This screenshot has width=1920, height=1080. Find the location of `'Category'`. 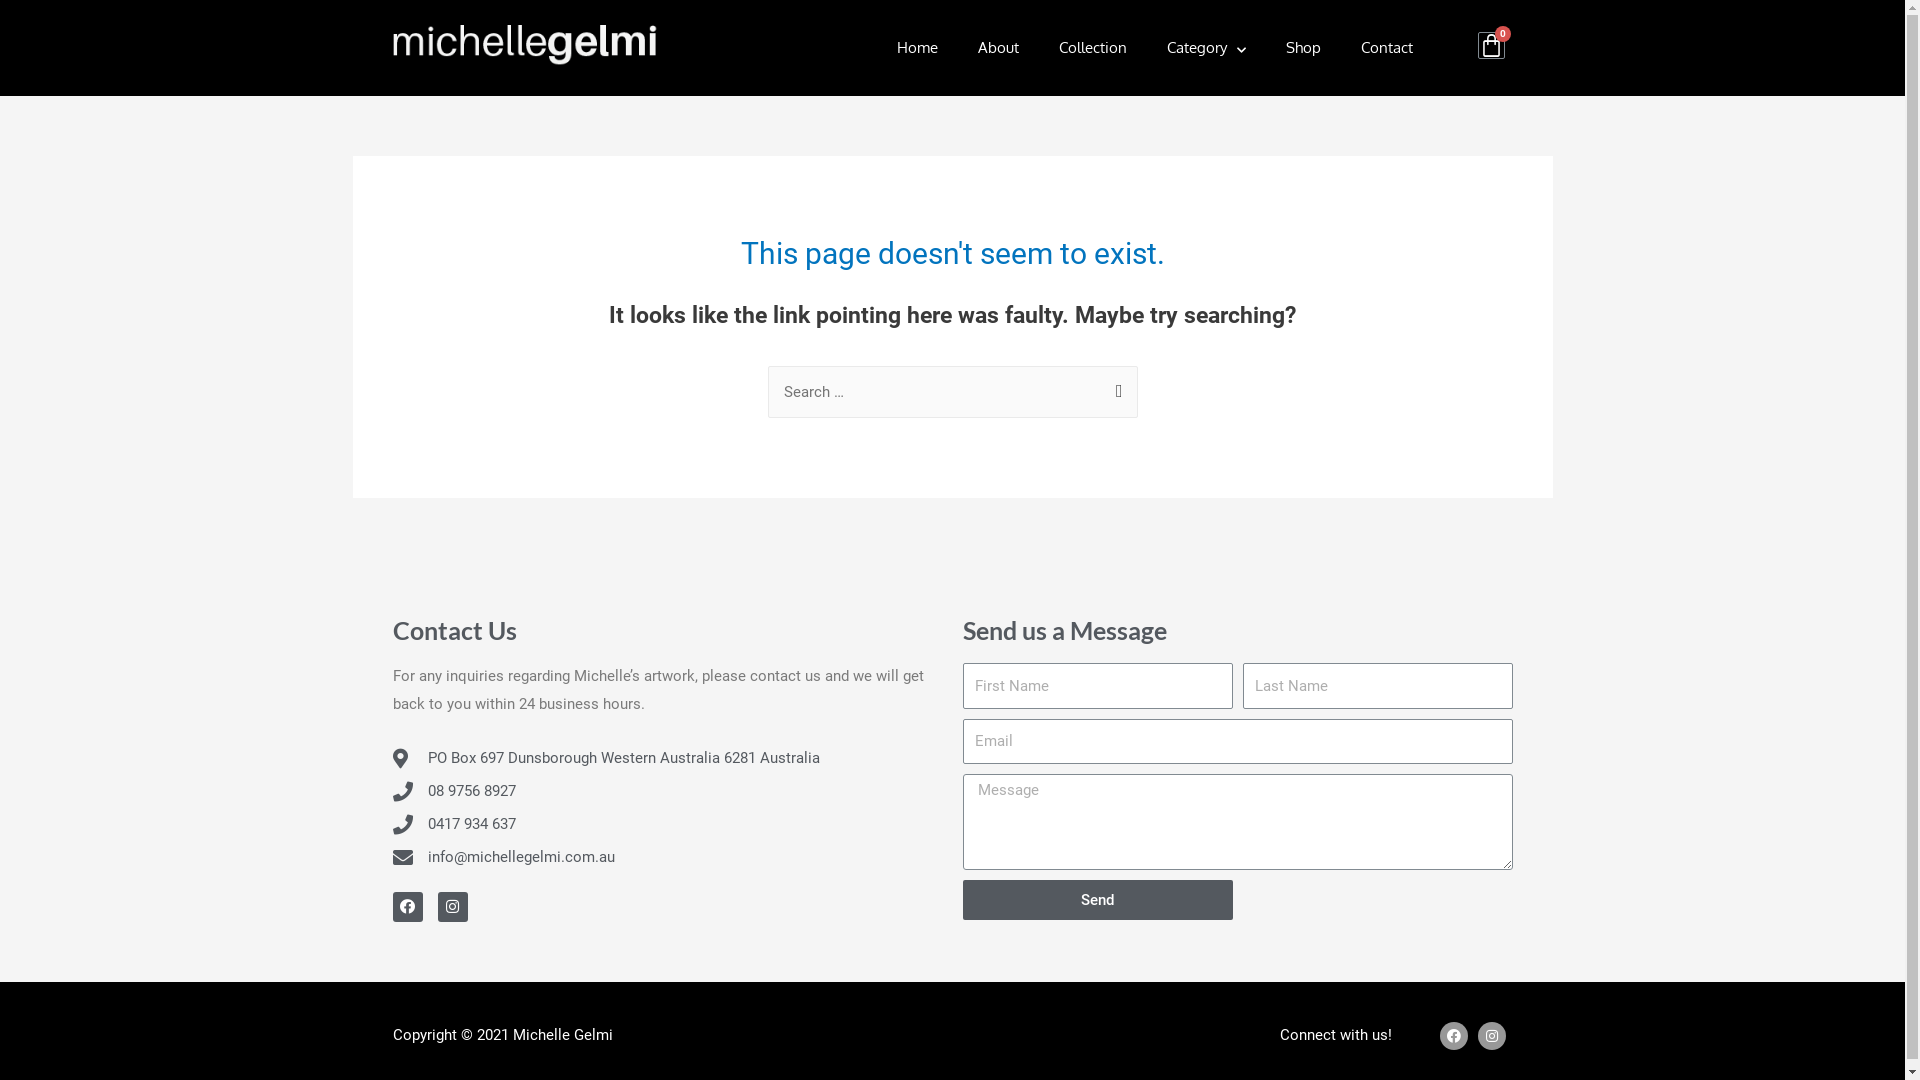

'Category' is located at coordinates (1205, 46).